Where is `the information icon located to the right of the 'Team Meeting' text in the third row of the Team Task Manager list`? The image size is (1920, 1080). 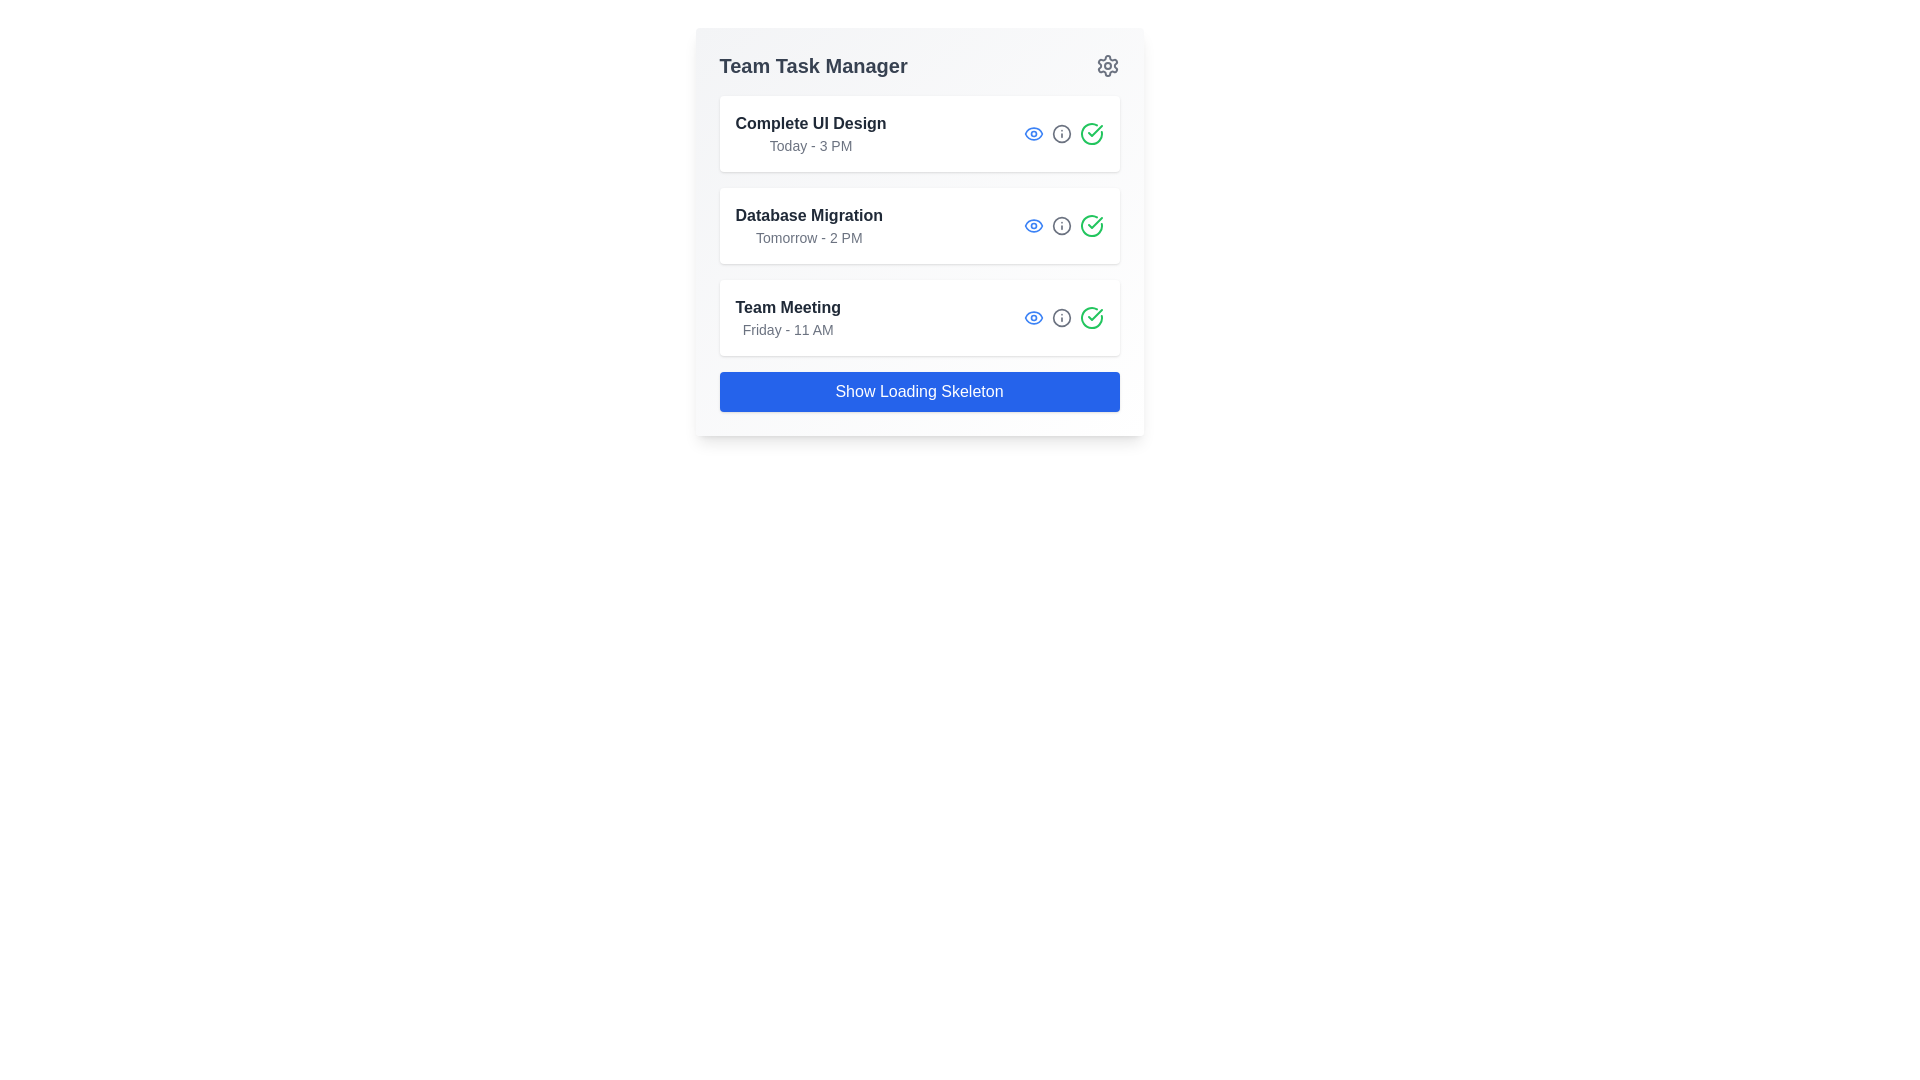 the information icon located to the right of the 'Team Meeting' text in the third row of the Team Task Manager list is located at coordinates (1060, 316).